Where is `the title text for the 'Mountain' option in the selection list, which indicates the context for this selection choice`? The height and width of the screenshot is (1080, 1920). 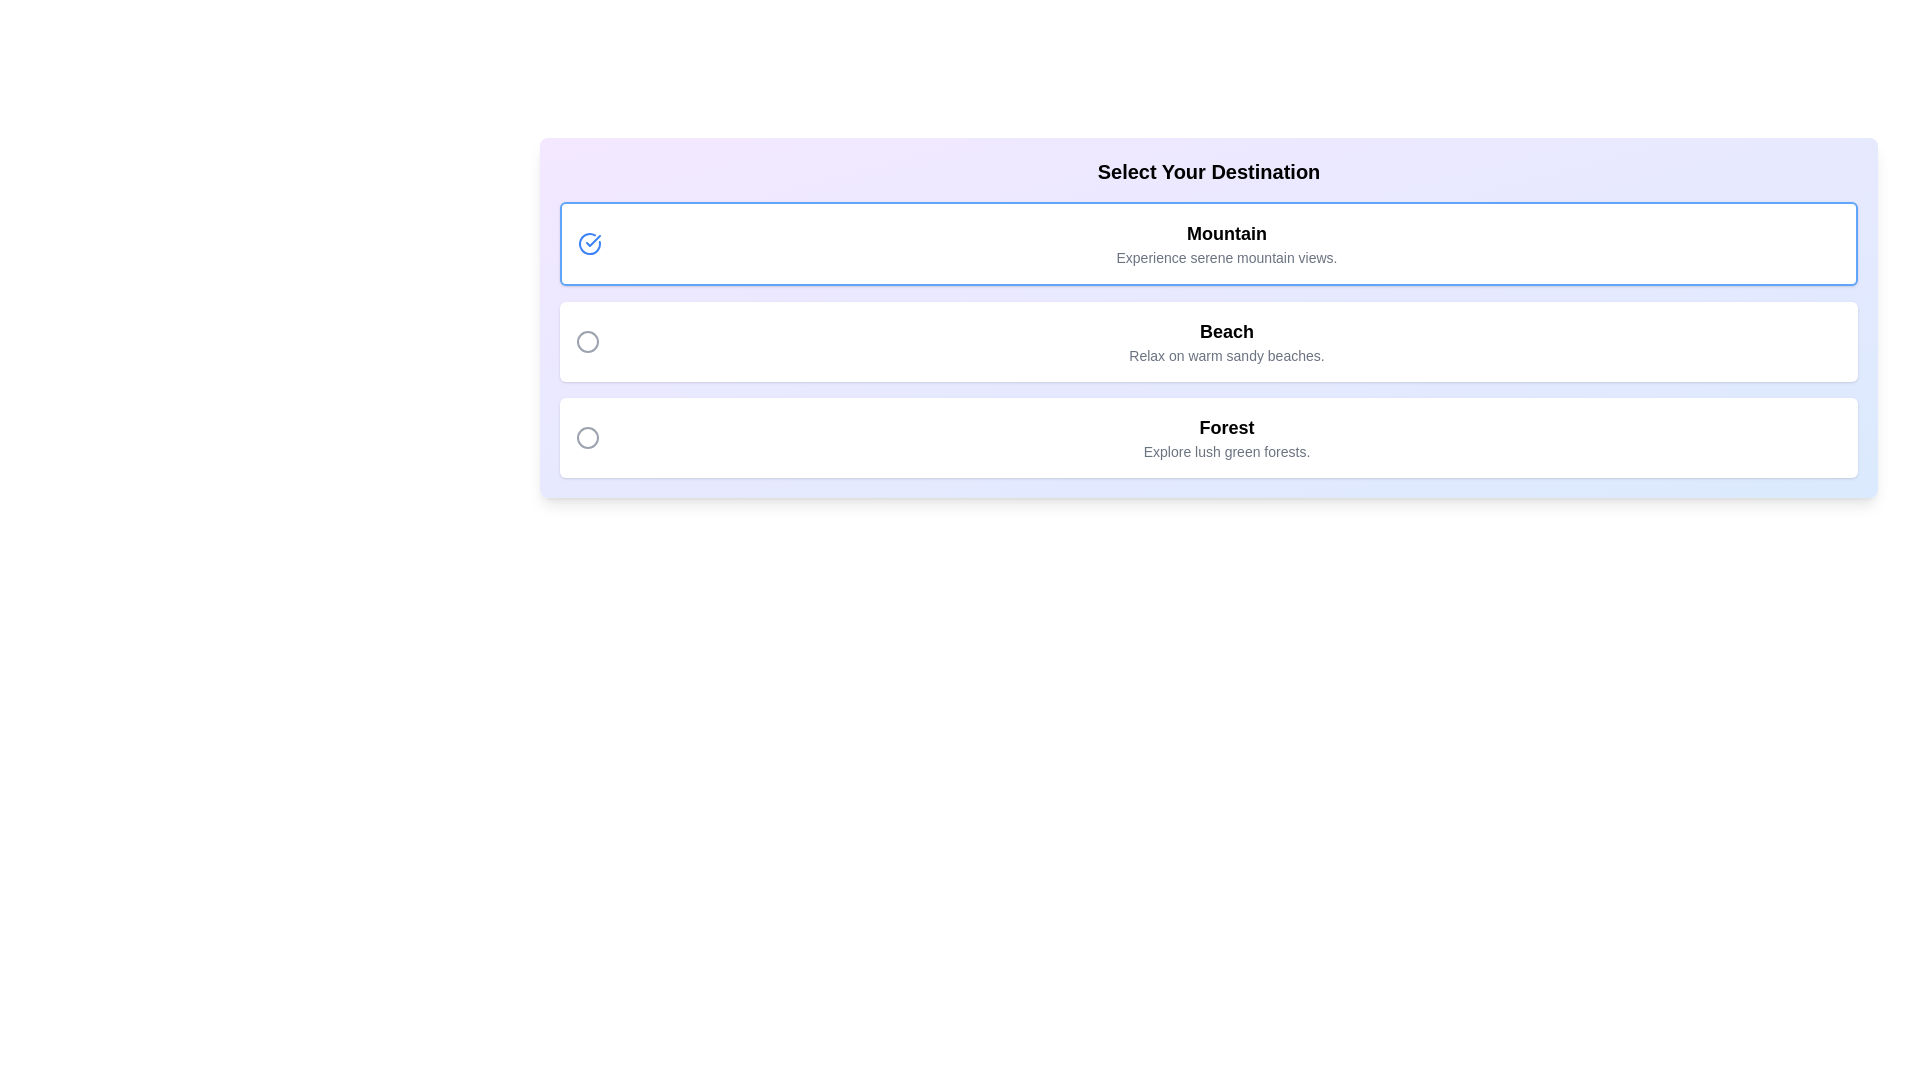 the title text for the 'Mountain' option in the selection list, which indicates the context for this selection choice is located at coordinates (1226, 233).